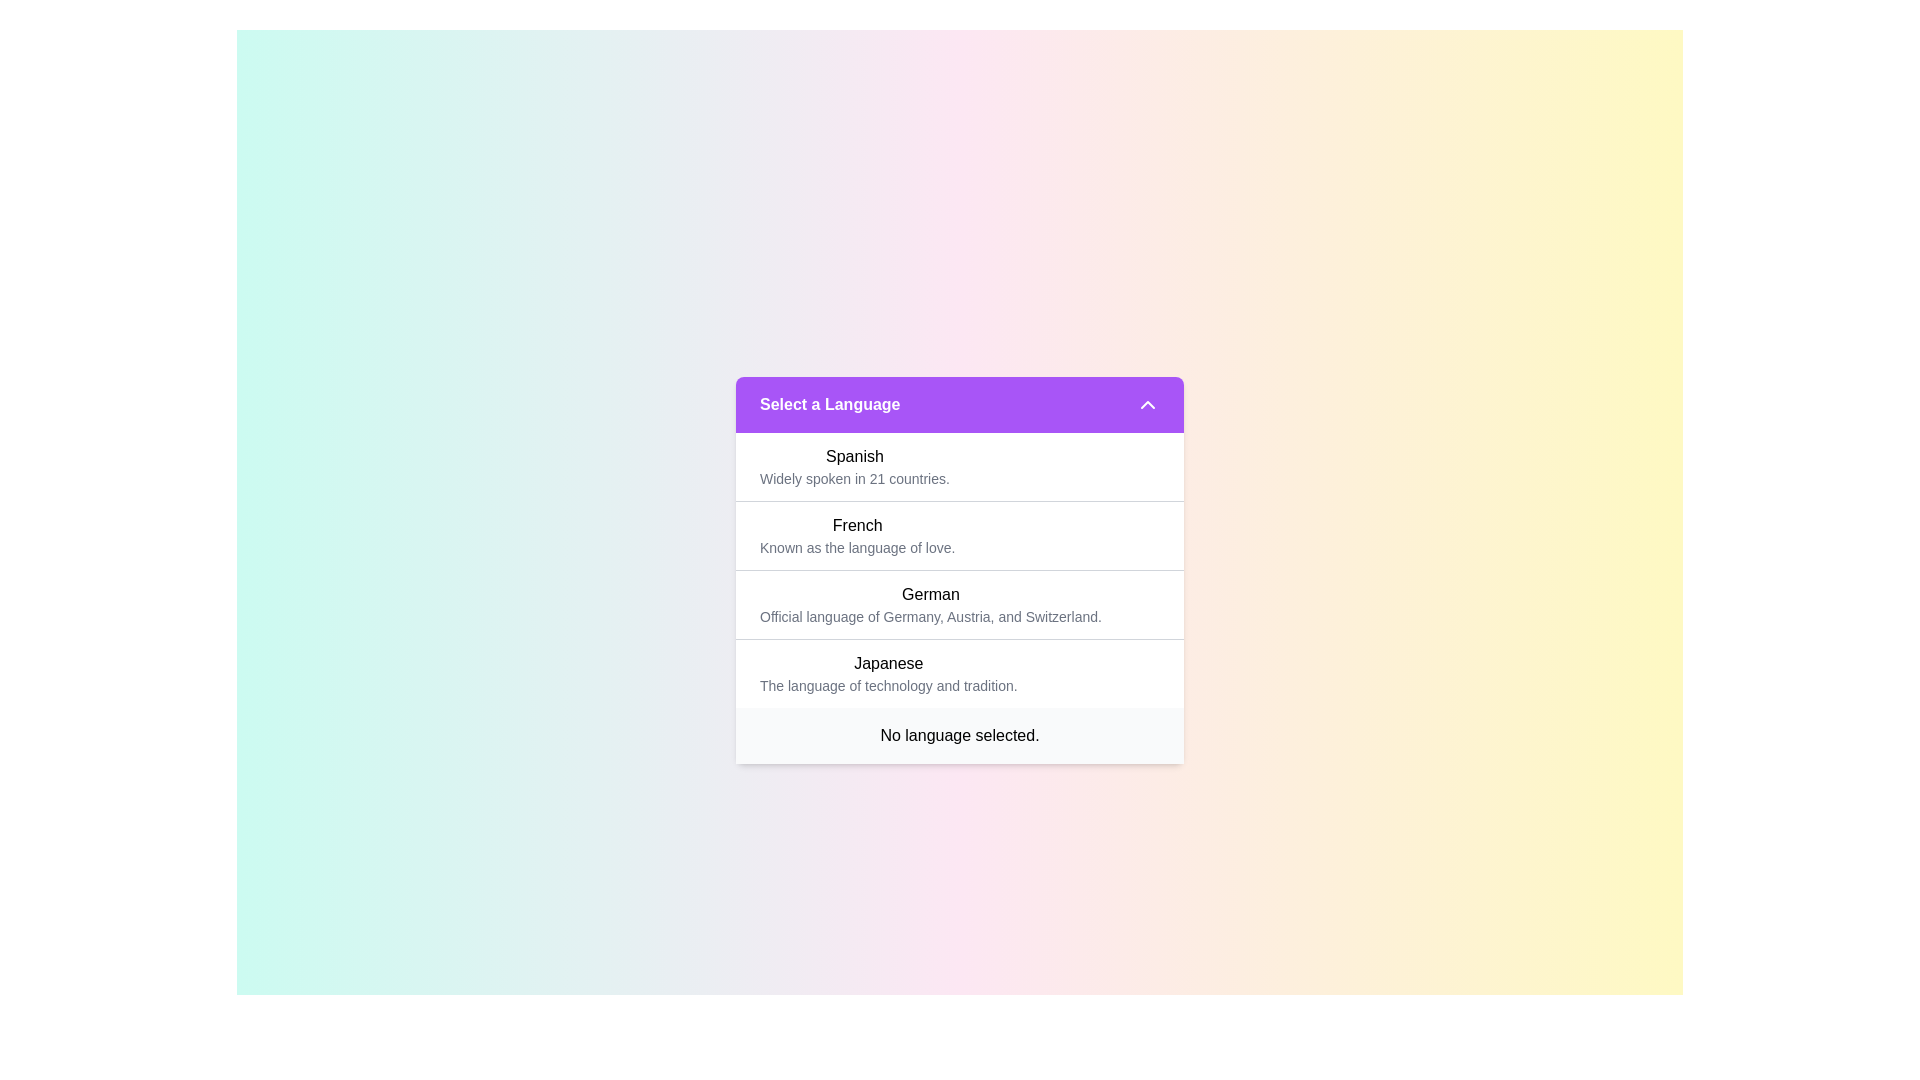  Describe the element at coordinates (857, 547) in the screenshot. I see `the descriptive text label that provides additional information about the language 'French', located within the dropdown menu` at that location.